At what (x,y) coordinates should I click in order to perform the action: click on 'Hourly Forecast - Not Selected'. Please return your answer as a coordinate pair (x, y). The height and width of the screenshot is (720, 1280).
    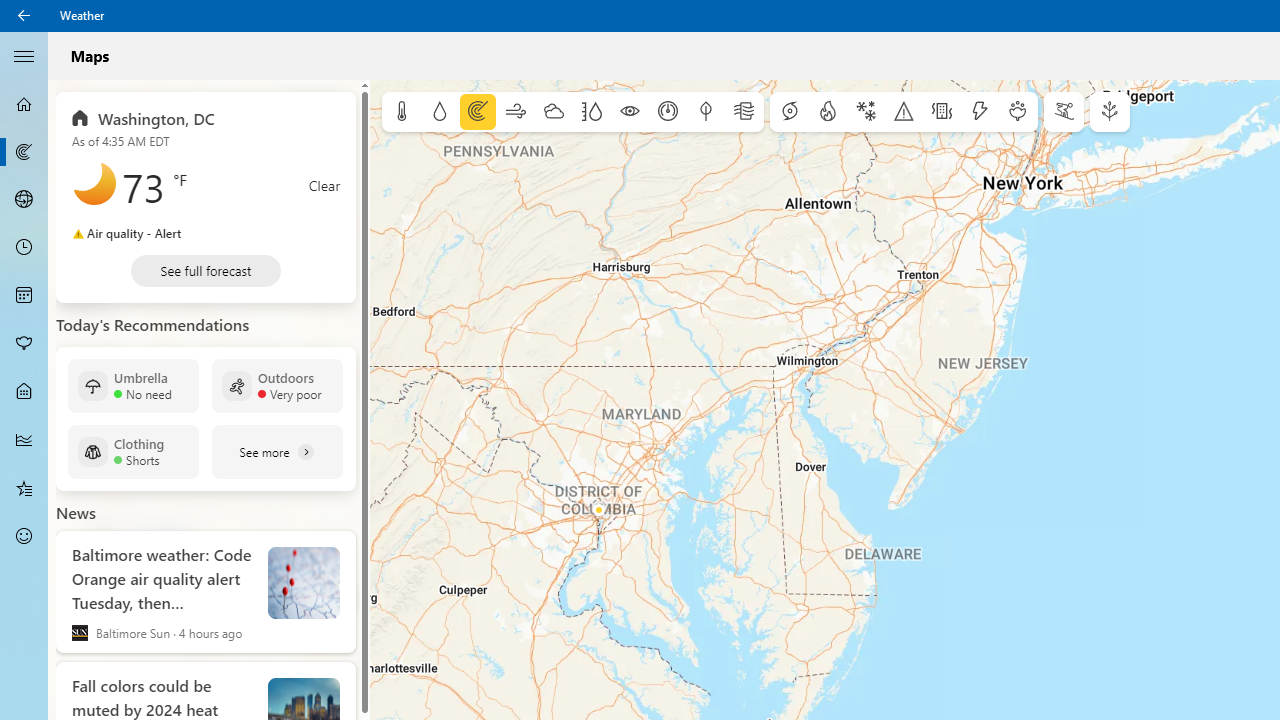
    Looking at the image, I should click on (24, 247).